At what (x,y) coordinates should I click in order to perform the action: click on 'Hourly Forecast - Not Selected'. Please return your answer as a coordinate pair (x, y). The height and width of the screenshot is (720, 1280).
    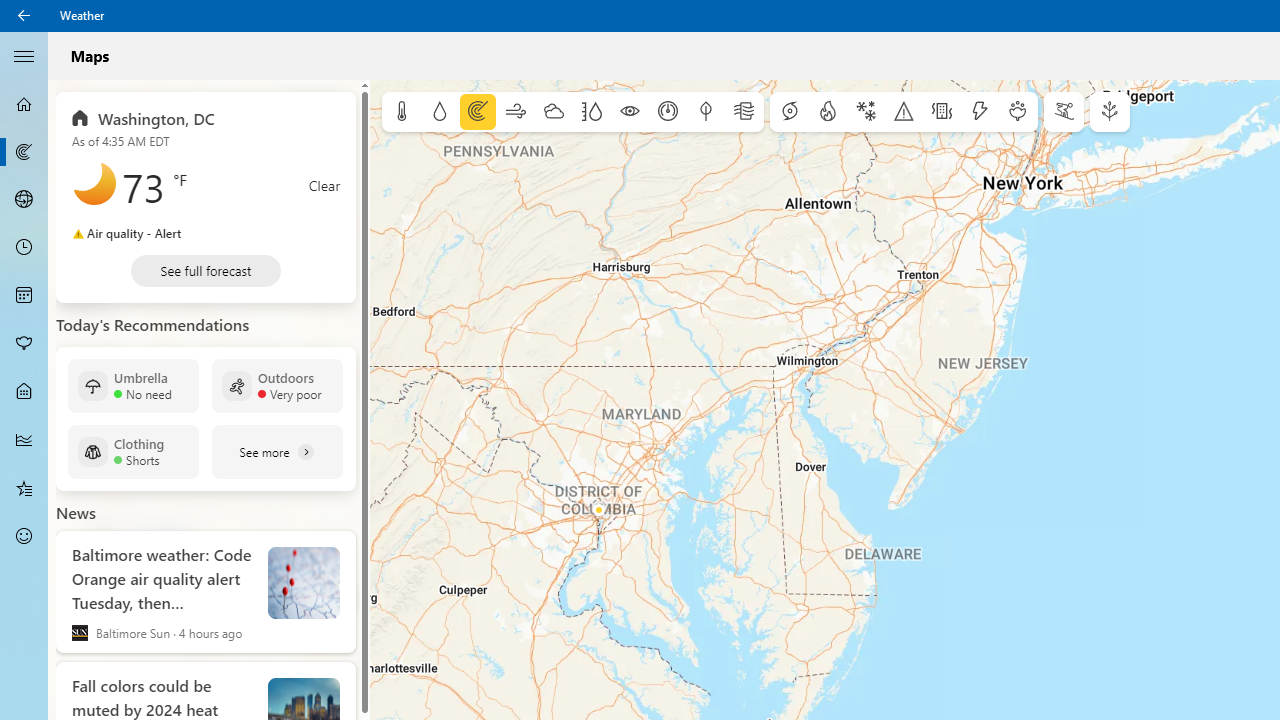
    Looking at the image, I should click on (24, 247).